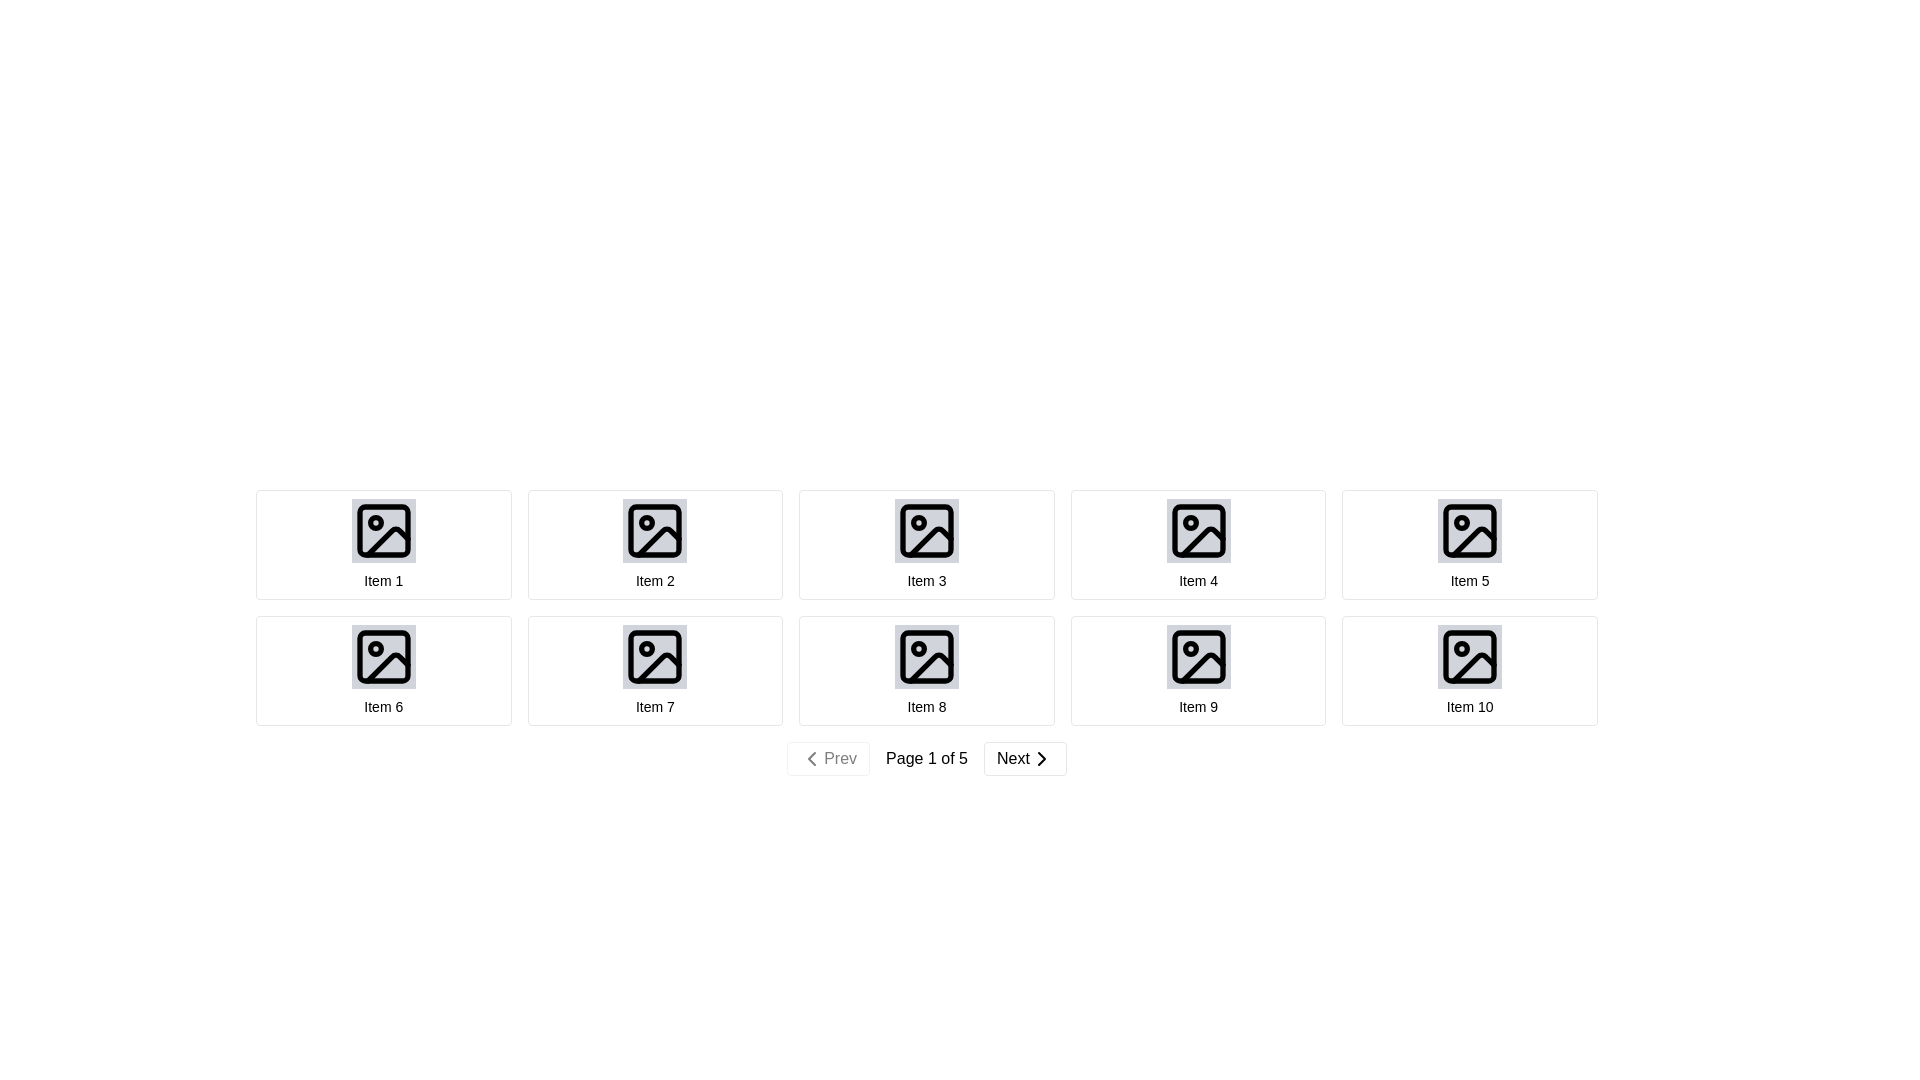  Describe the element at coordinates (1025, 759) in the screenshot. I see `the 'Next' button located at the bottom-right corner of the pagination bar` at that location.